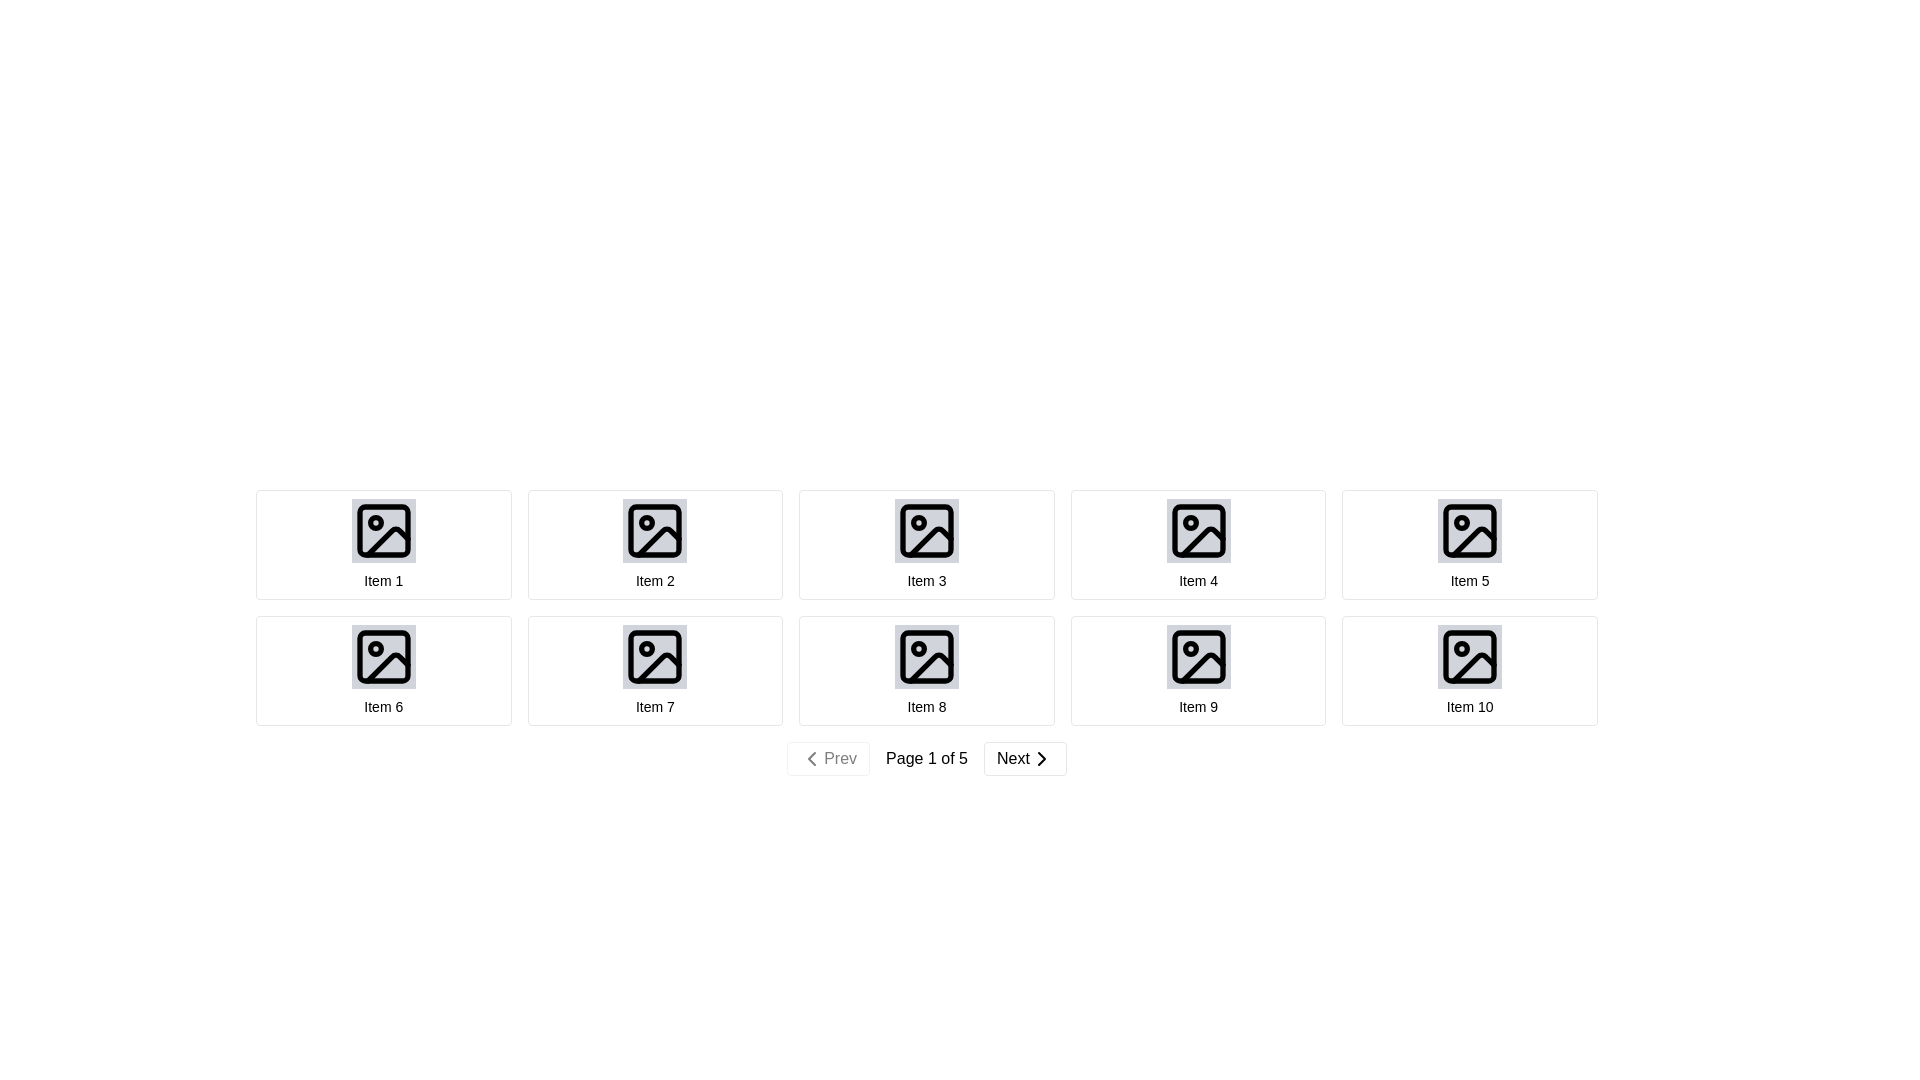  Describe the element at coordinates (1025, 759) in the screenshot. I see `the 'Next' button located at the bottom-right corner of the pagination bar` at that location.